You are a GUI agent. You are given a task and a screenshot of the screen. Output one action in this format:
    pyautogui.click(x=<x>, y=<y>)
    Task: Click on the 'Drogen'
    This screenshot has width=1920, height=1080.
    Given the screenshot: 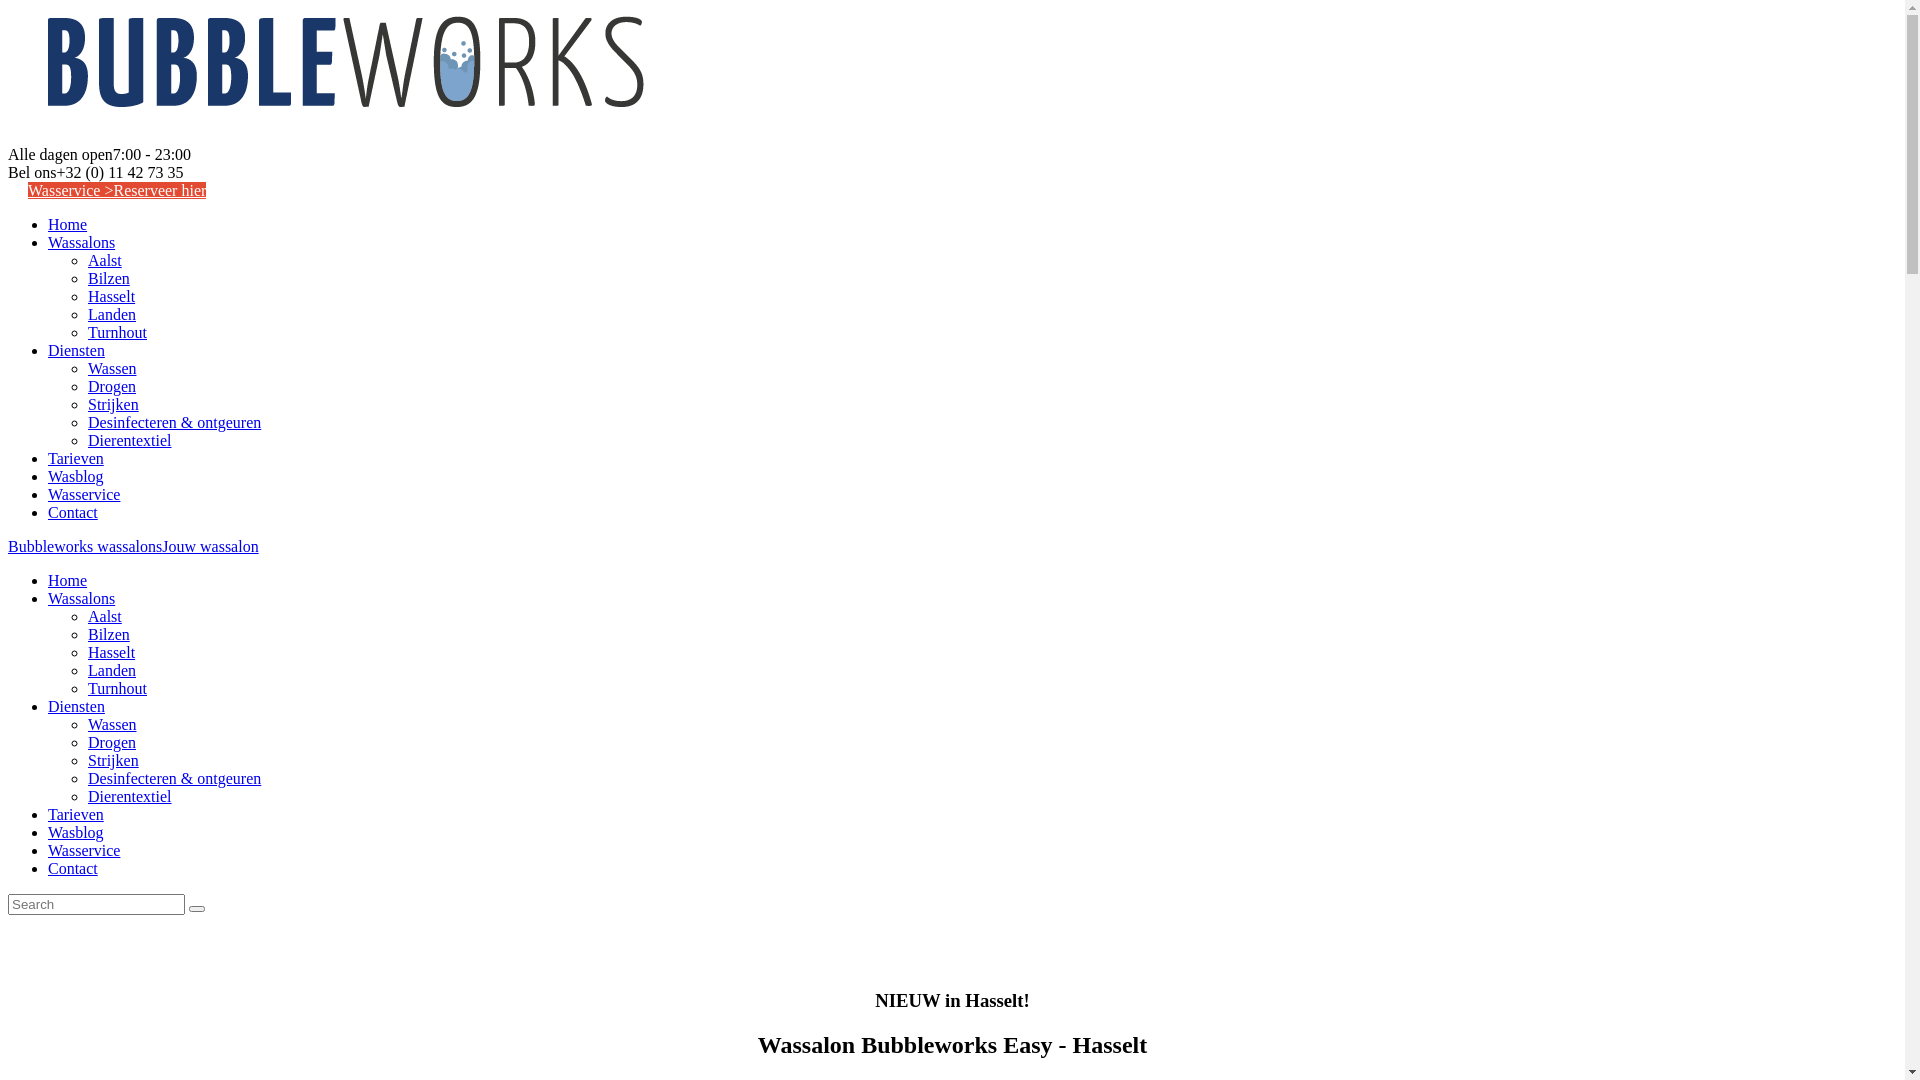 What is the action you would take?
    pyautogui.click(x=110, y=742)
    